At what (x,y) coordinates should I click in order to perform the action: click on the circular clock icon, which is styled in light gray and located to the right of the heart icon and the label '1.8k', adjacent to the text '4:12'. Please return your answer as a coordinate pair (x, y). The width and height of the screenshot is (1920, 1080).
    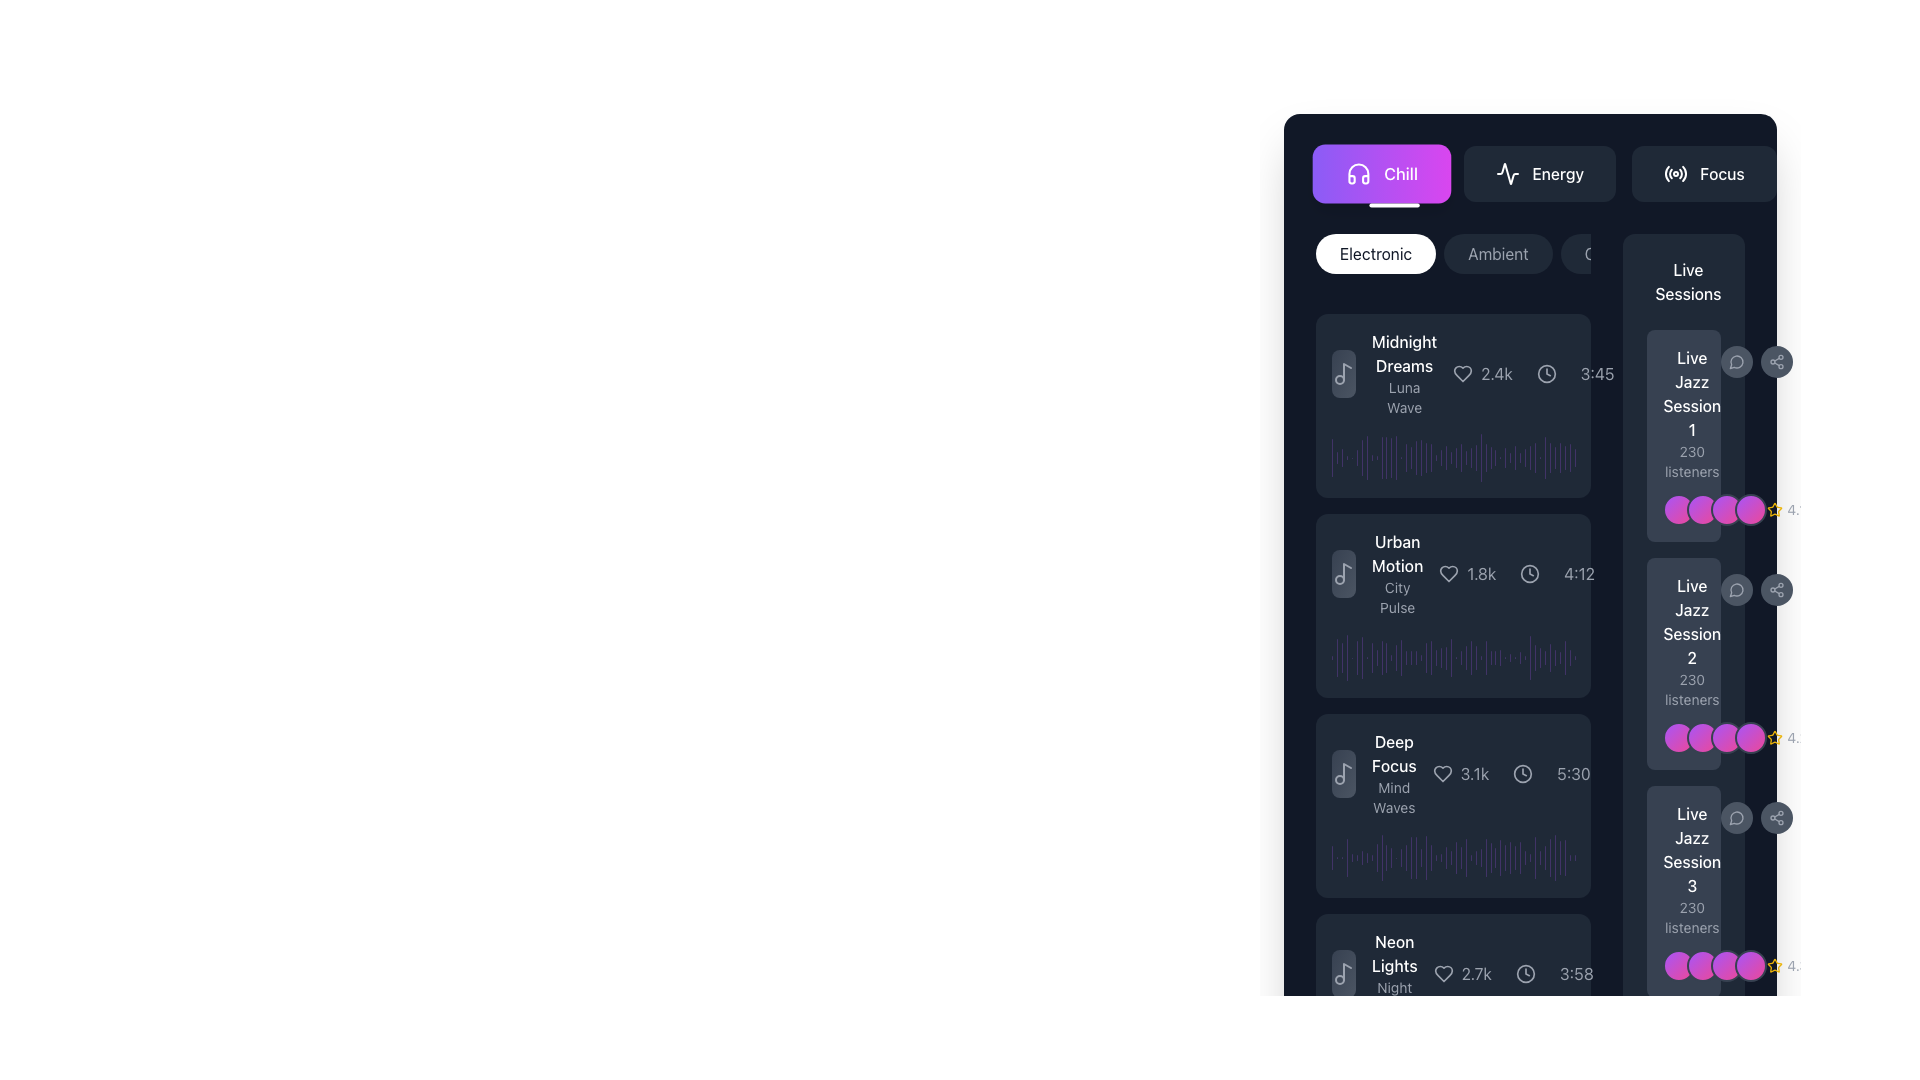
    Looking at the image, I should click on (1529, 574).